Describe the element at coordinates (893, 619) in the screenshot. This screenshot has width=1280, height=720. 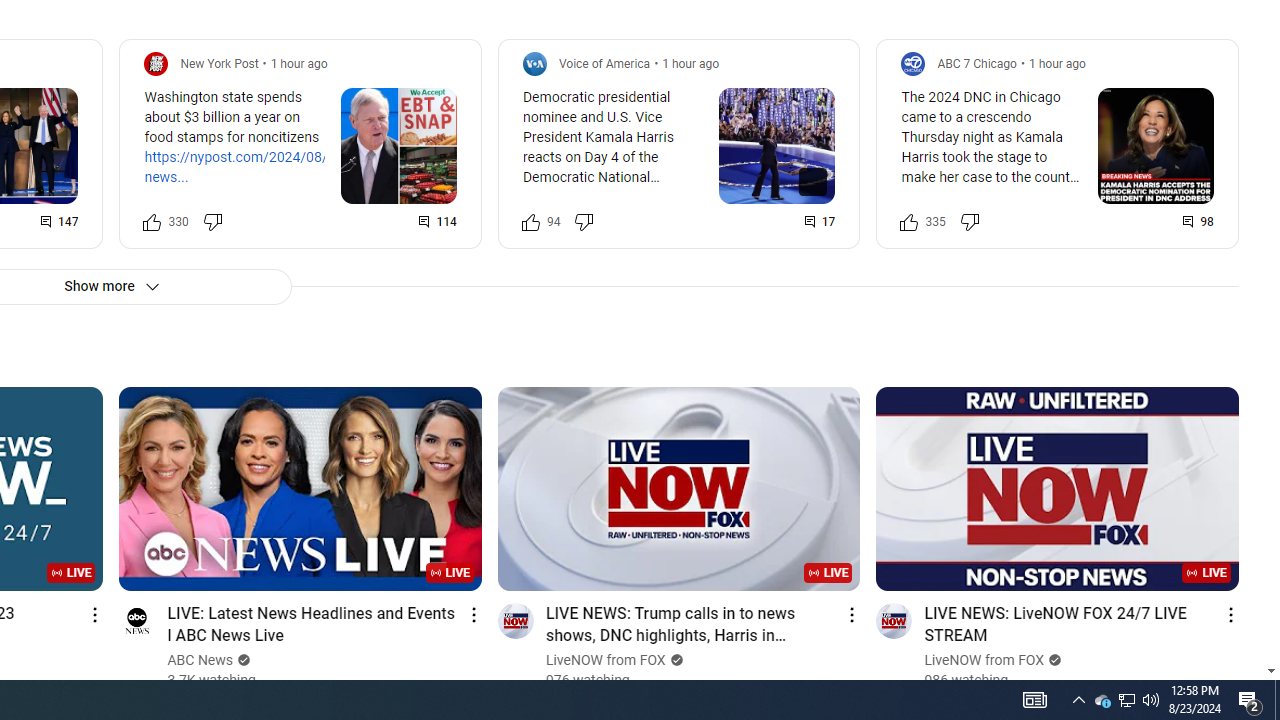
I see `'Go to channel'` at that location.